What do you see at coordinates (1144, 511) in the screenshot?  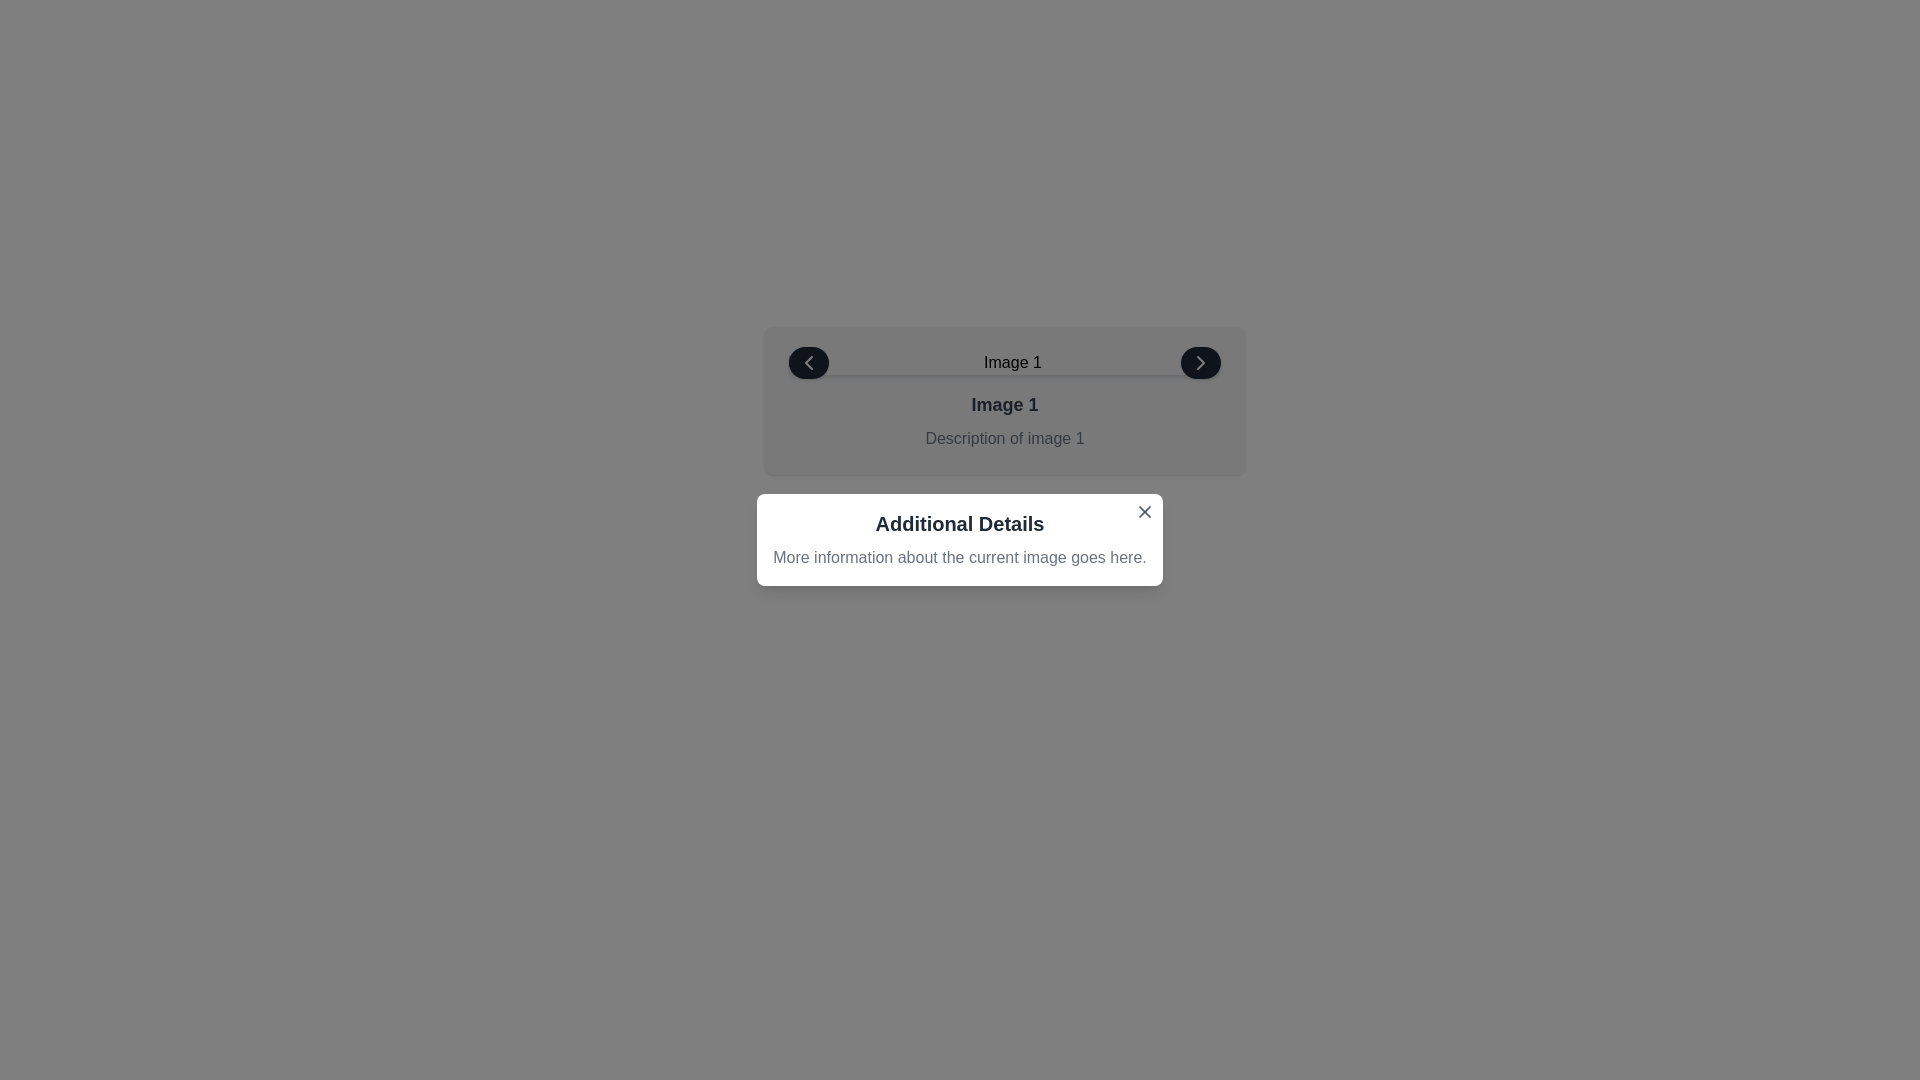 I see `the 'close' button represented by a cross symbol located at the upper-right corner of the 'Additional Details' pop-up` at bounding box center [1144, 511].